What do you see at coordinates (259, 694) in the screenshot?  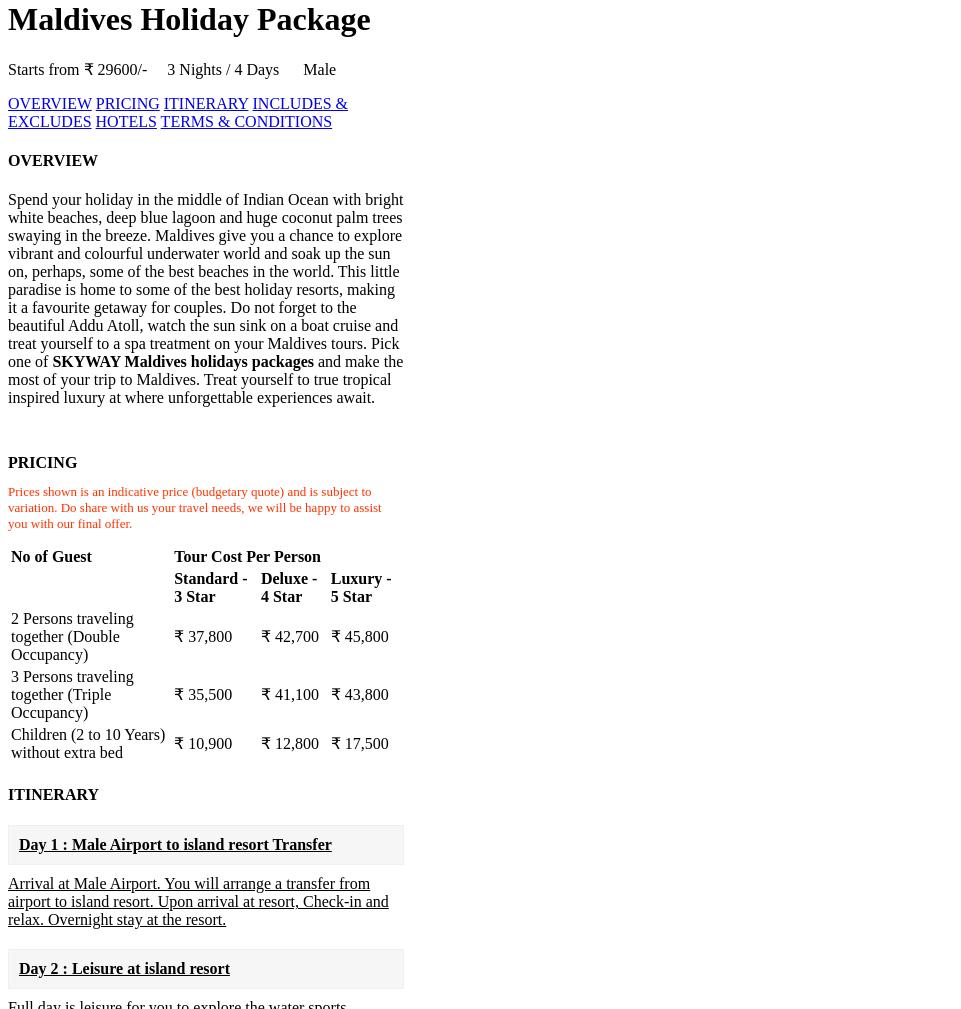 I see `'₹ 41,100'` at bounding box center [259, 694].